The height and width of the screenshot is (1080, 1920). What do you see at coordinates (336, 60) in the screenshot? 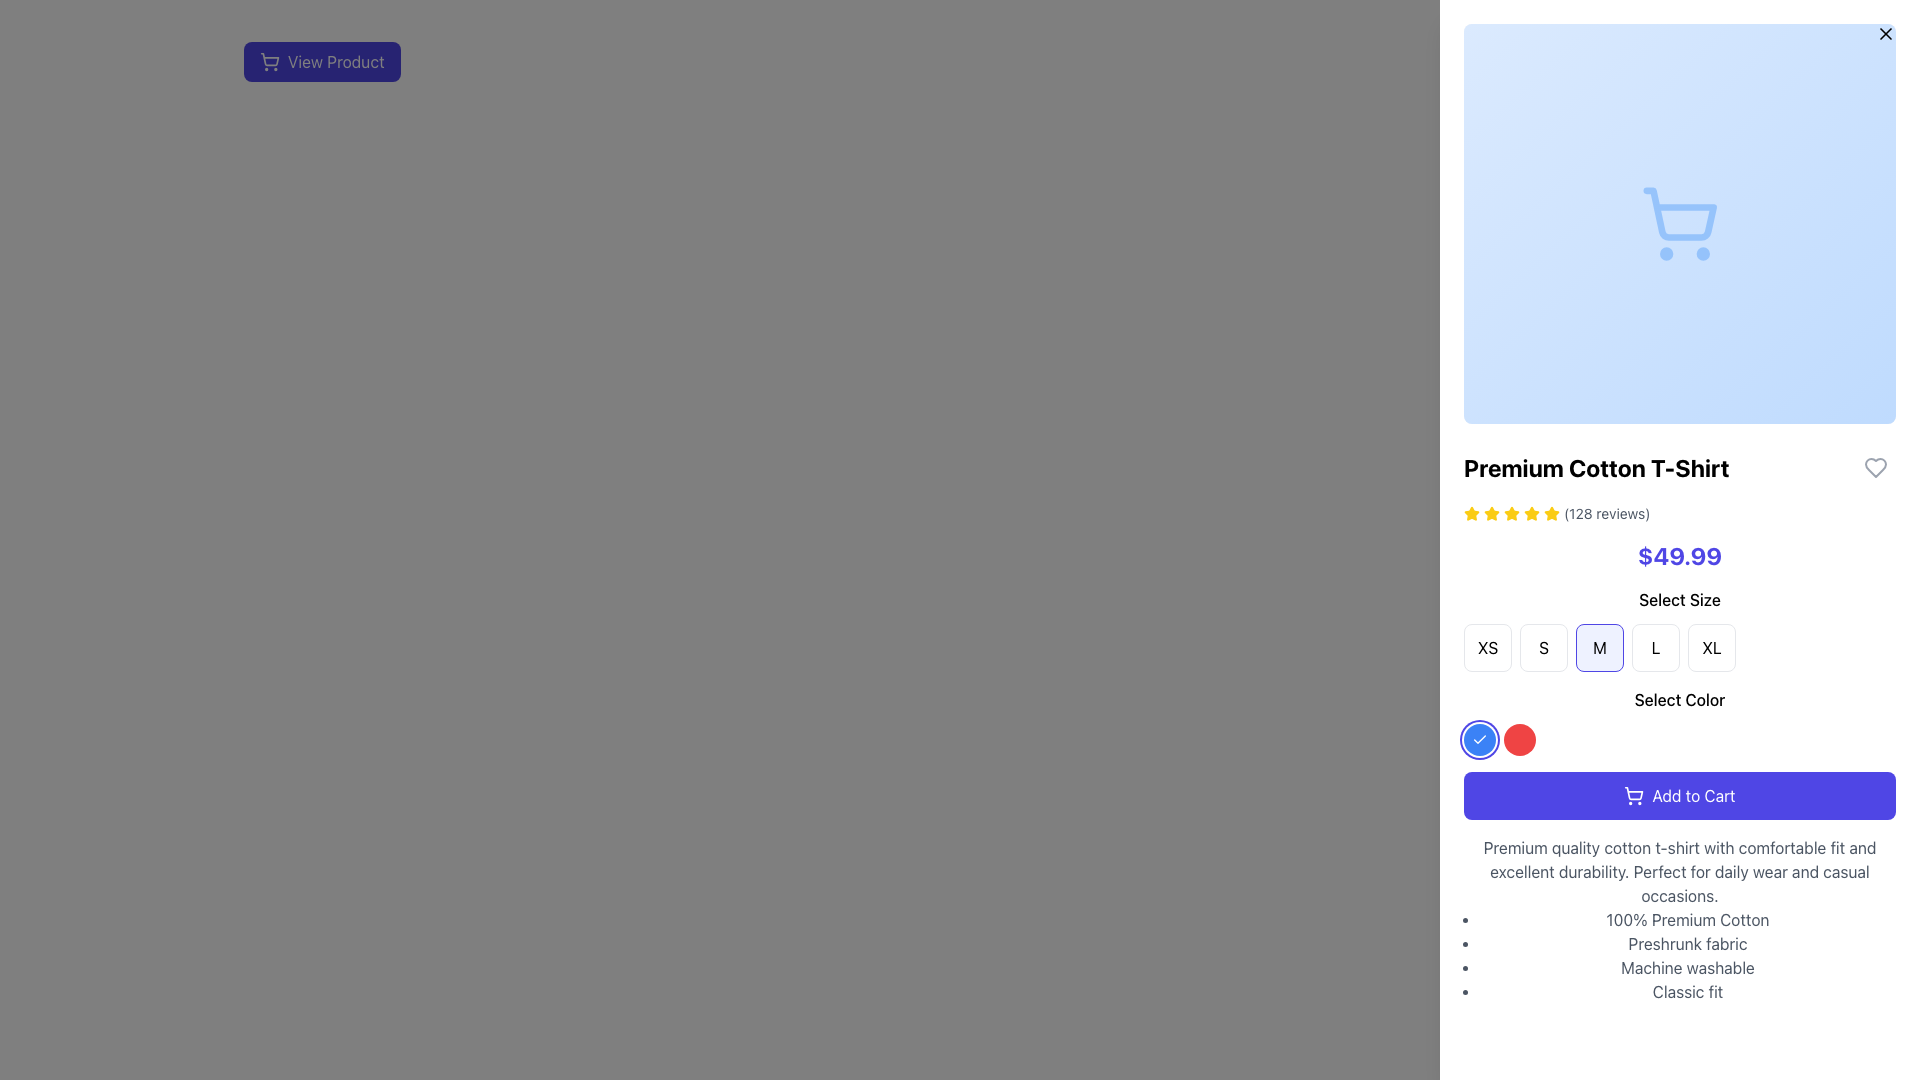
I see `the descriptive label text located within the button component in the upper left area of the layout, which is styled as a button and shares space with a shopping cart icon` at bounding box center [336, 60].